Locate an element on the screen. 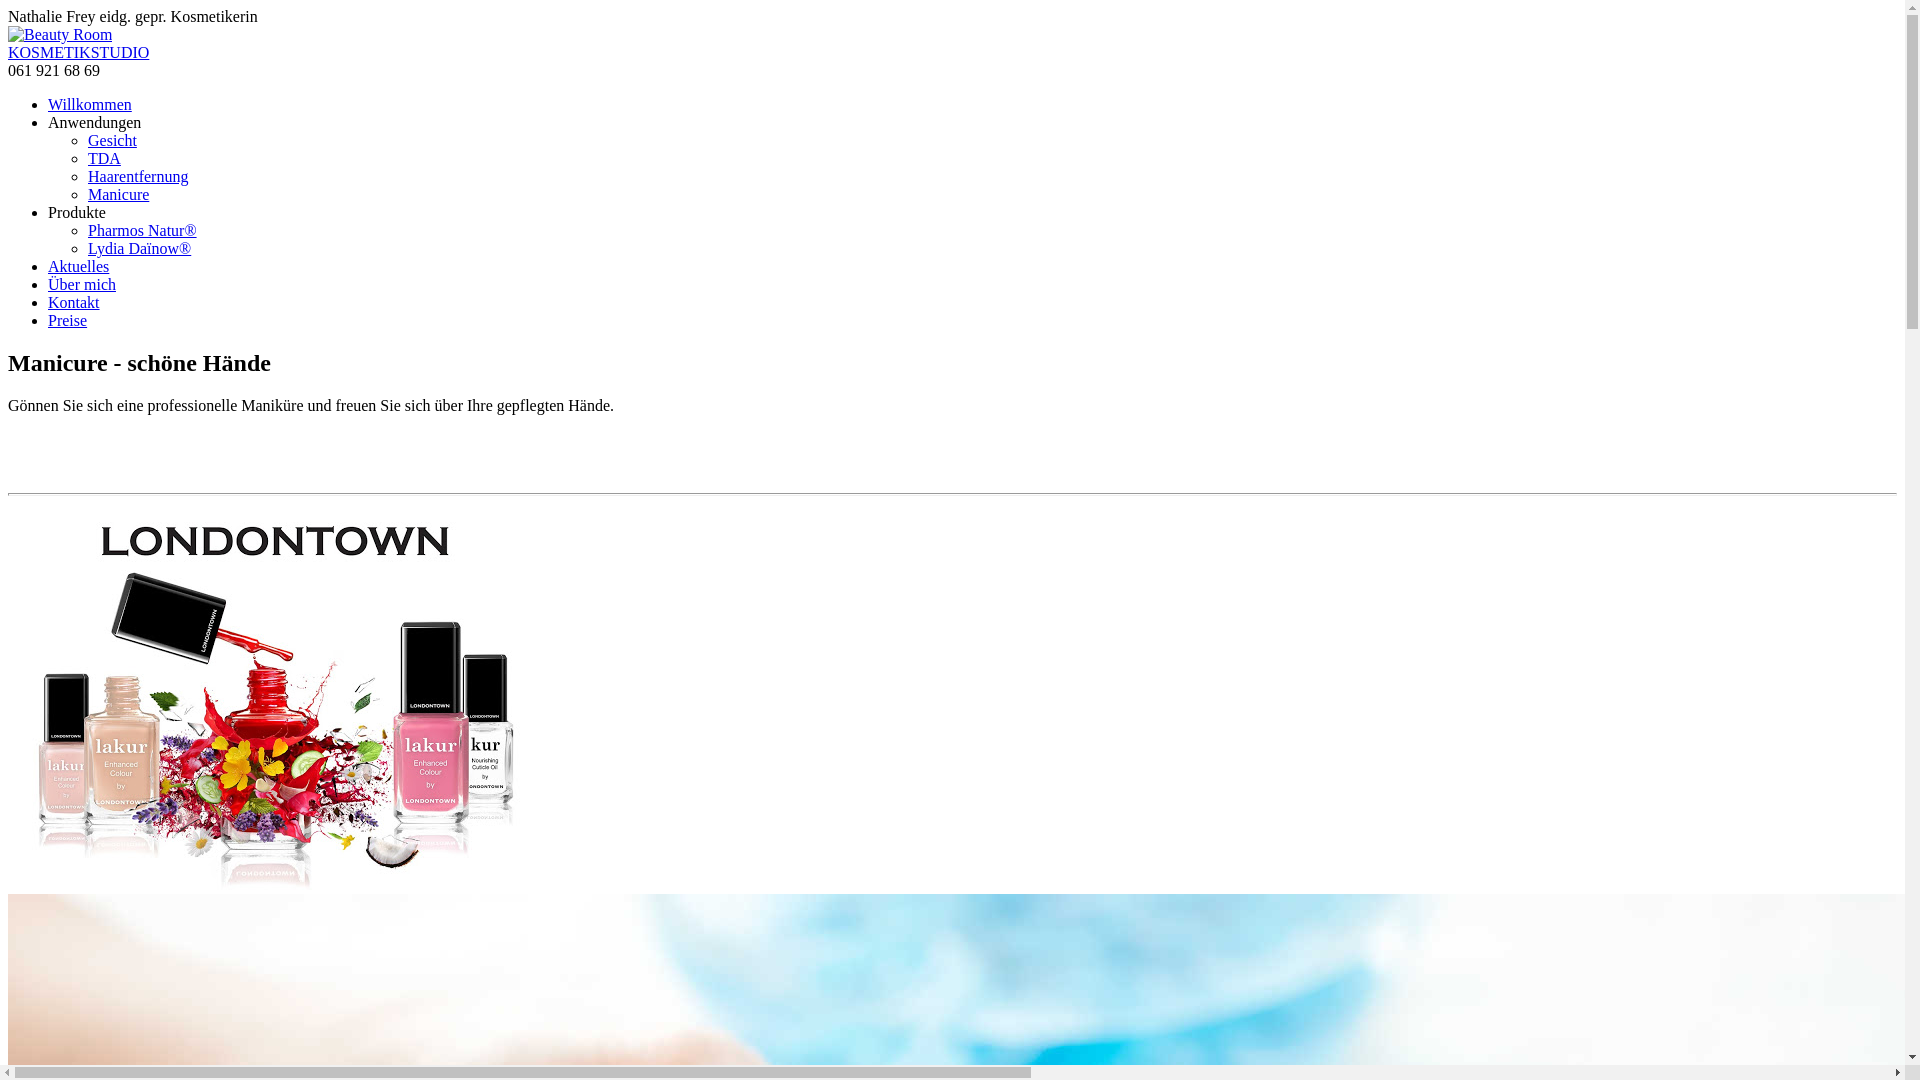 The image size is (1920, 1080). 'Kontakt' is located at coordinates (73, 302).